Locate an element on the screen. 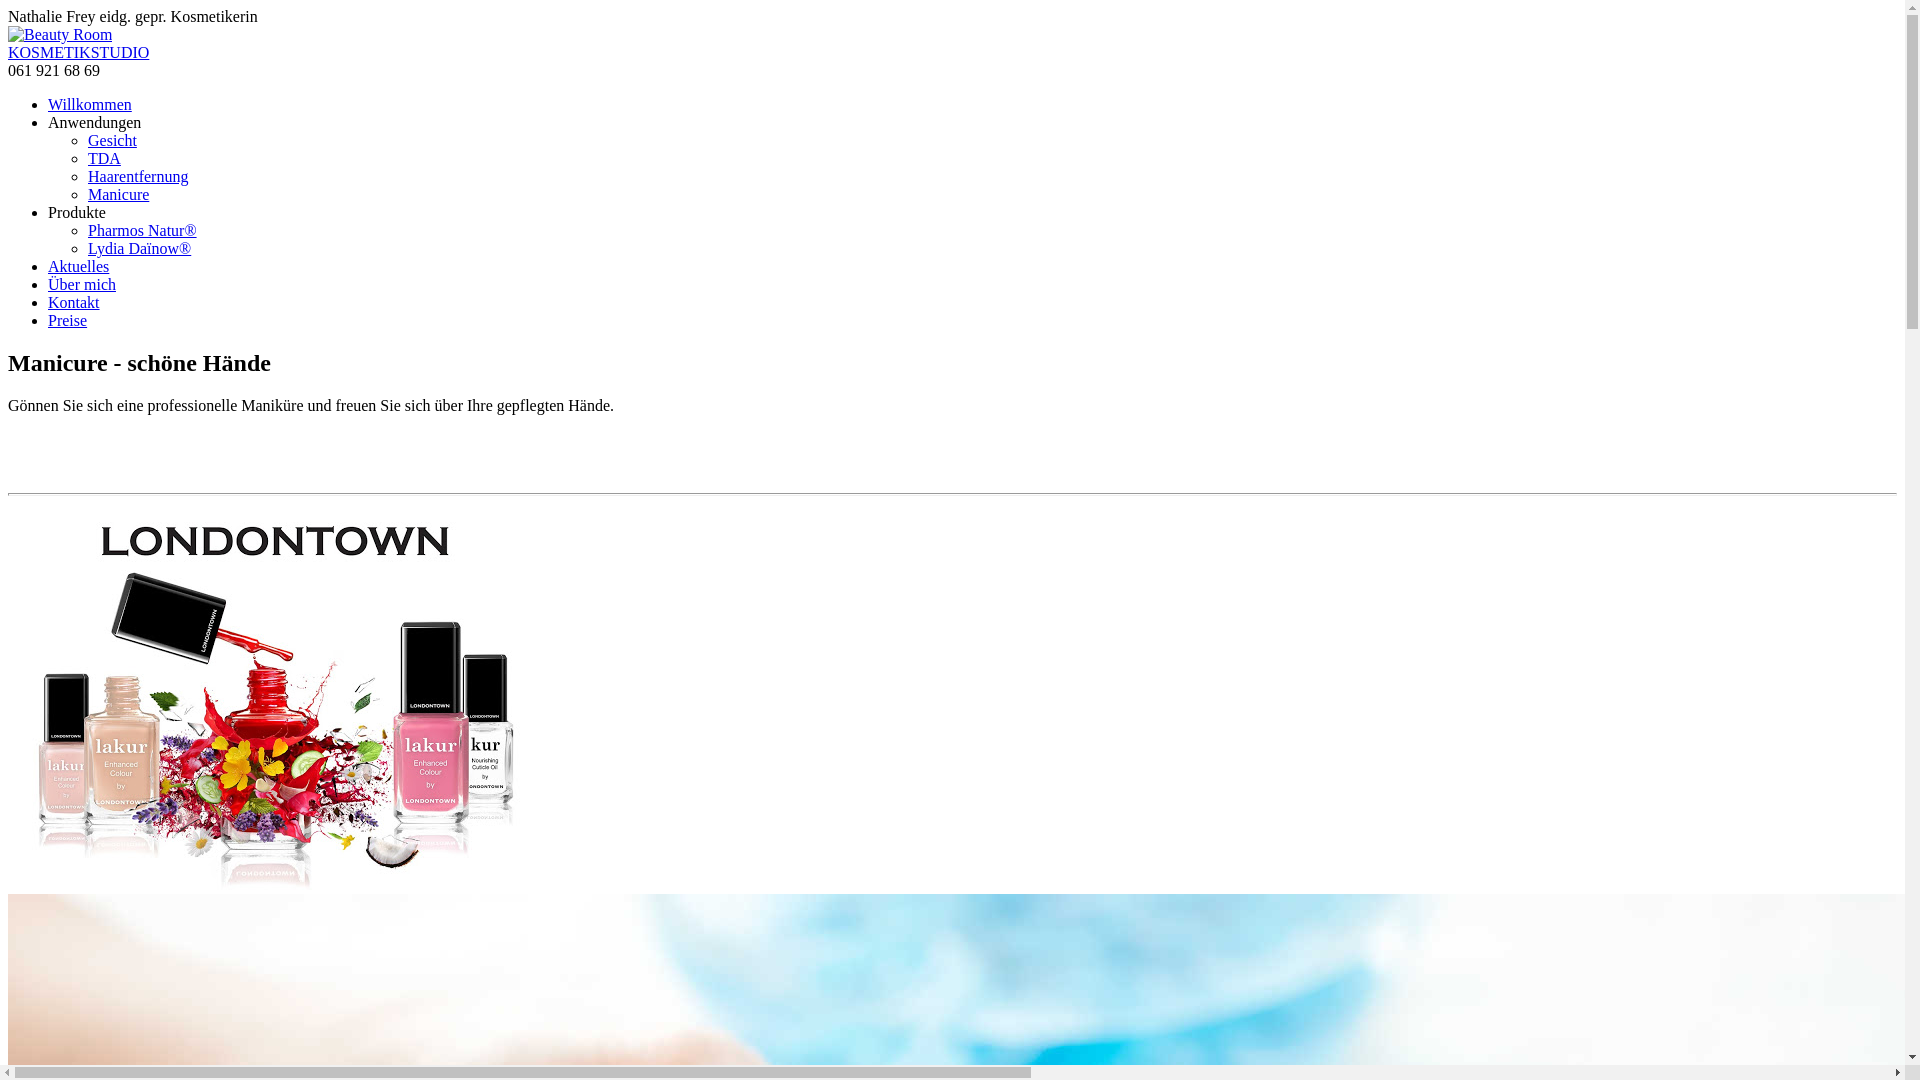 The image size is (1920, 1080). 'Kontakt' is located at coordinates (73, 302).